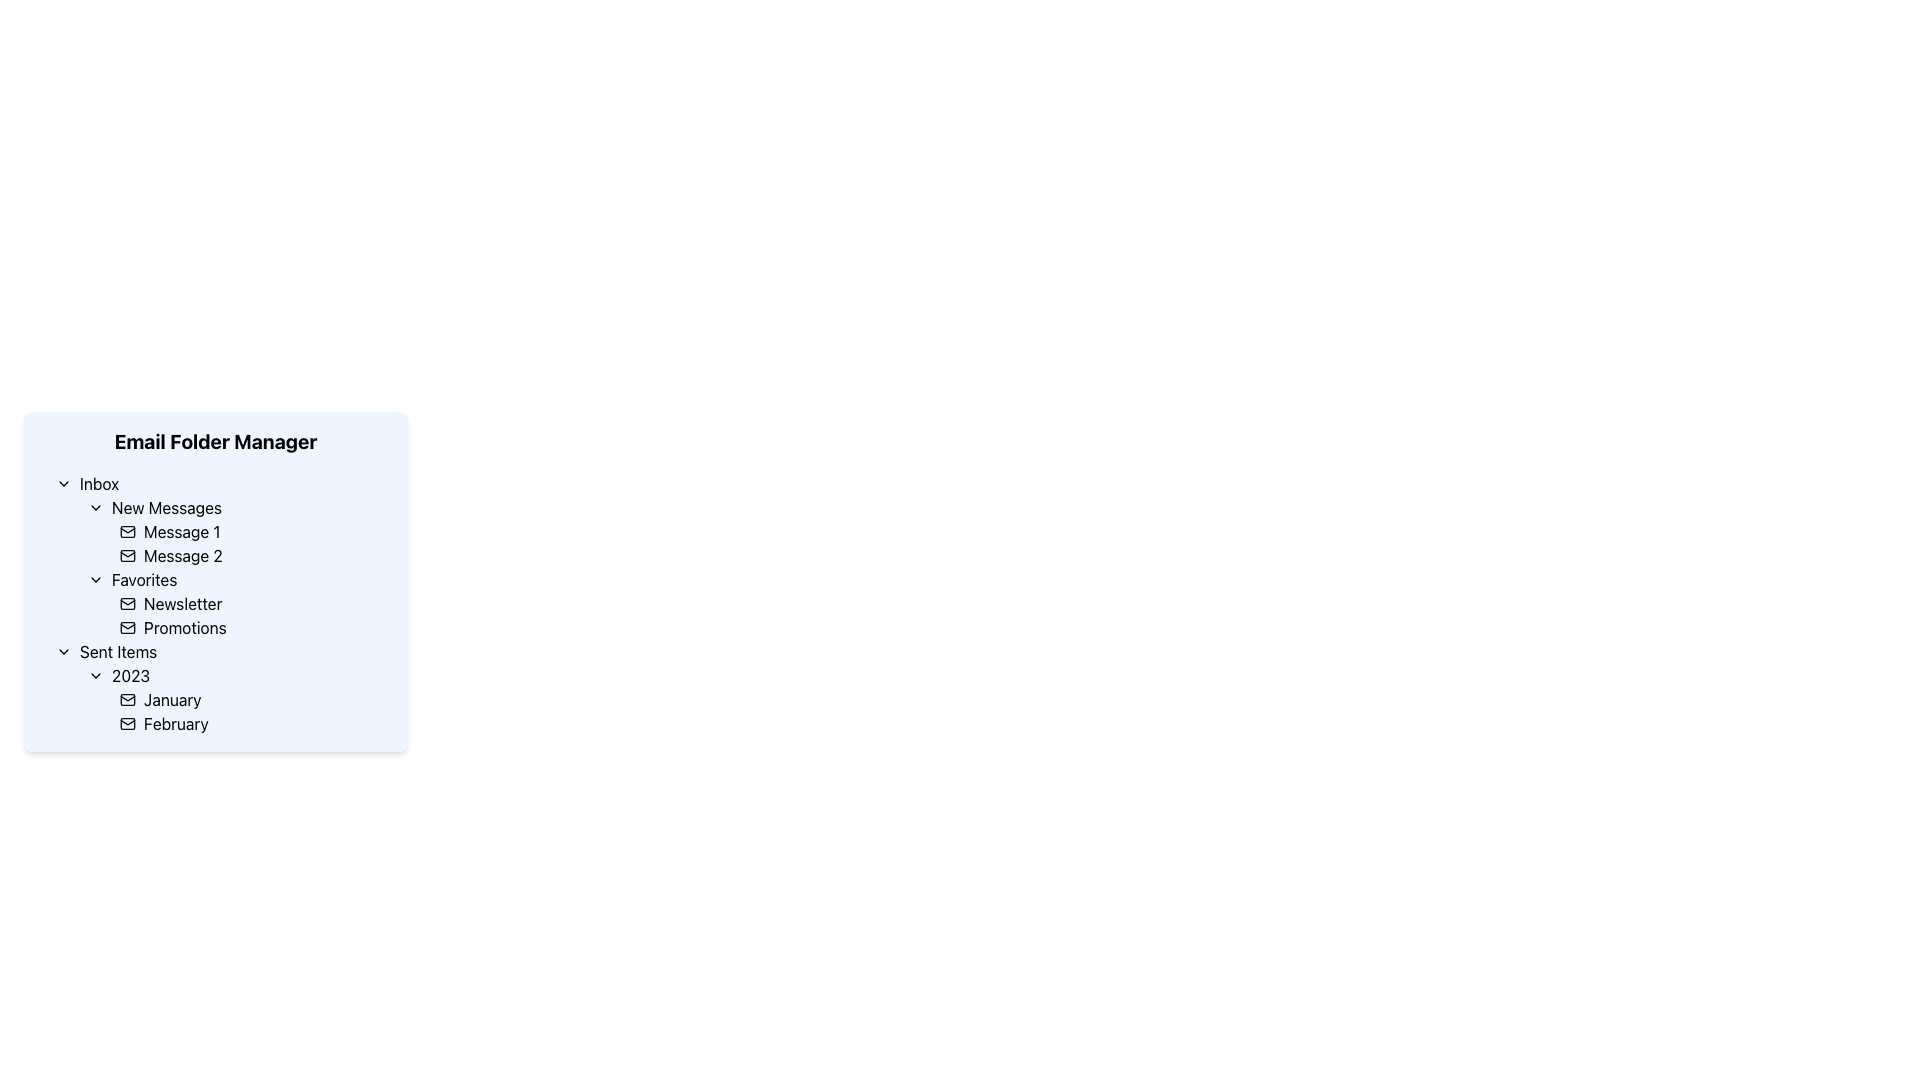  I want to click on the second item in the 'Favorites' section, which represents a category or folder, located below 'Newsletter' and above 'Sent Items', so click(240, 615).